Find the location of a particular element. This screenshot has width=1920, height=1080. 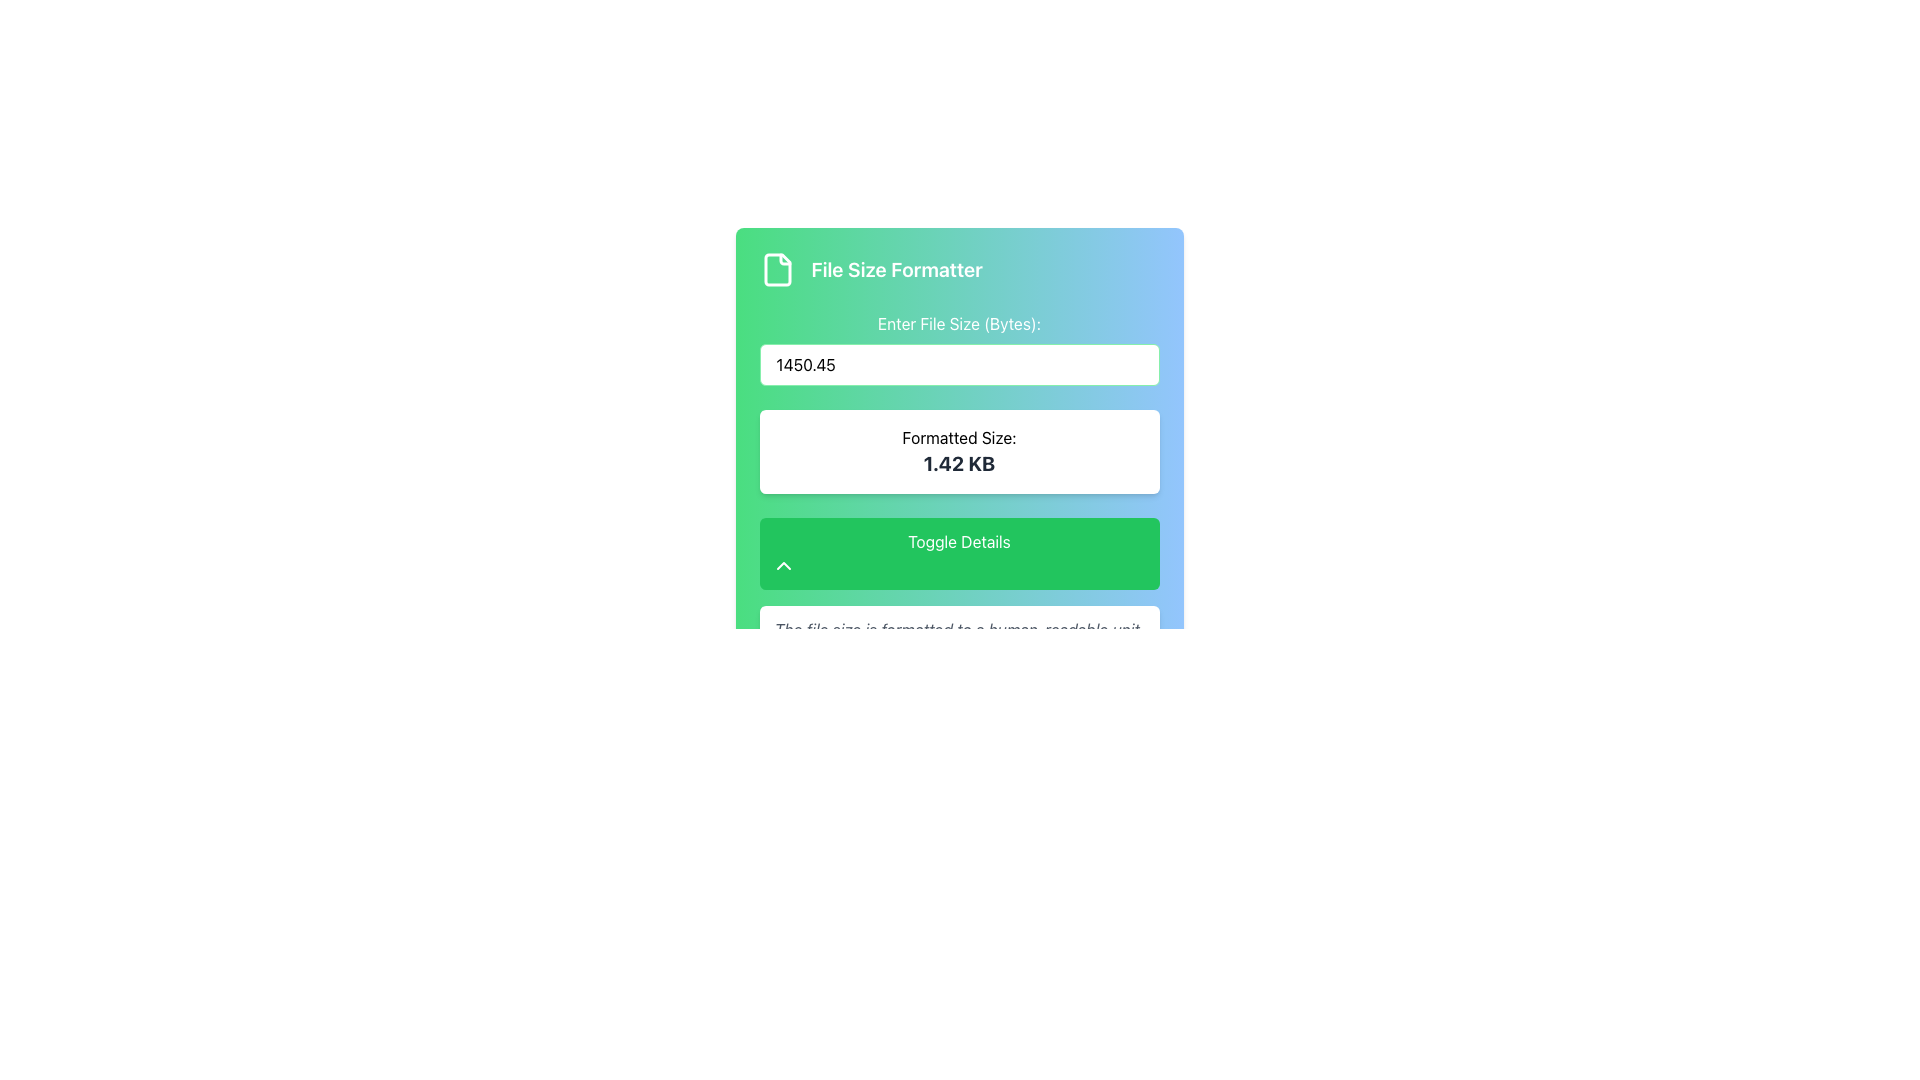

the text label that serves as a title indicating the purpose of the tool related to formatting file sizes, located to the right of a file document icon is located at coordinates (896, 270).